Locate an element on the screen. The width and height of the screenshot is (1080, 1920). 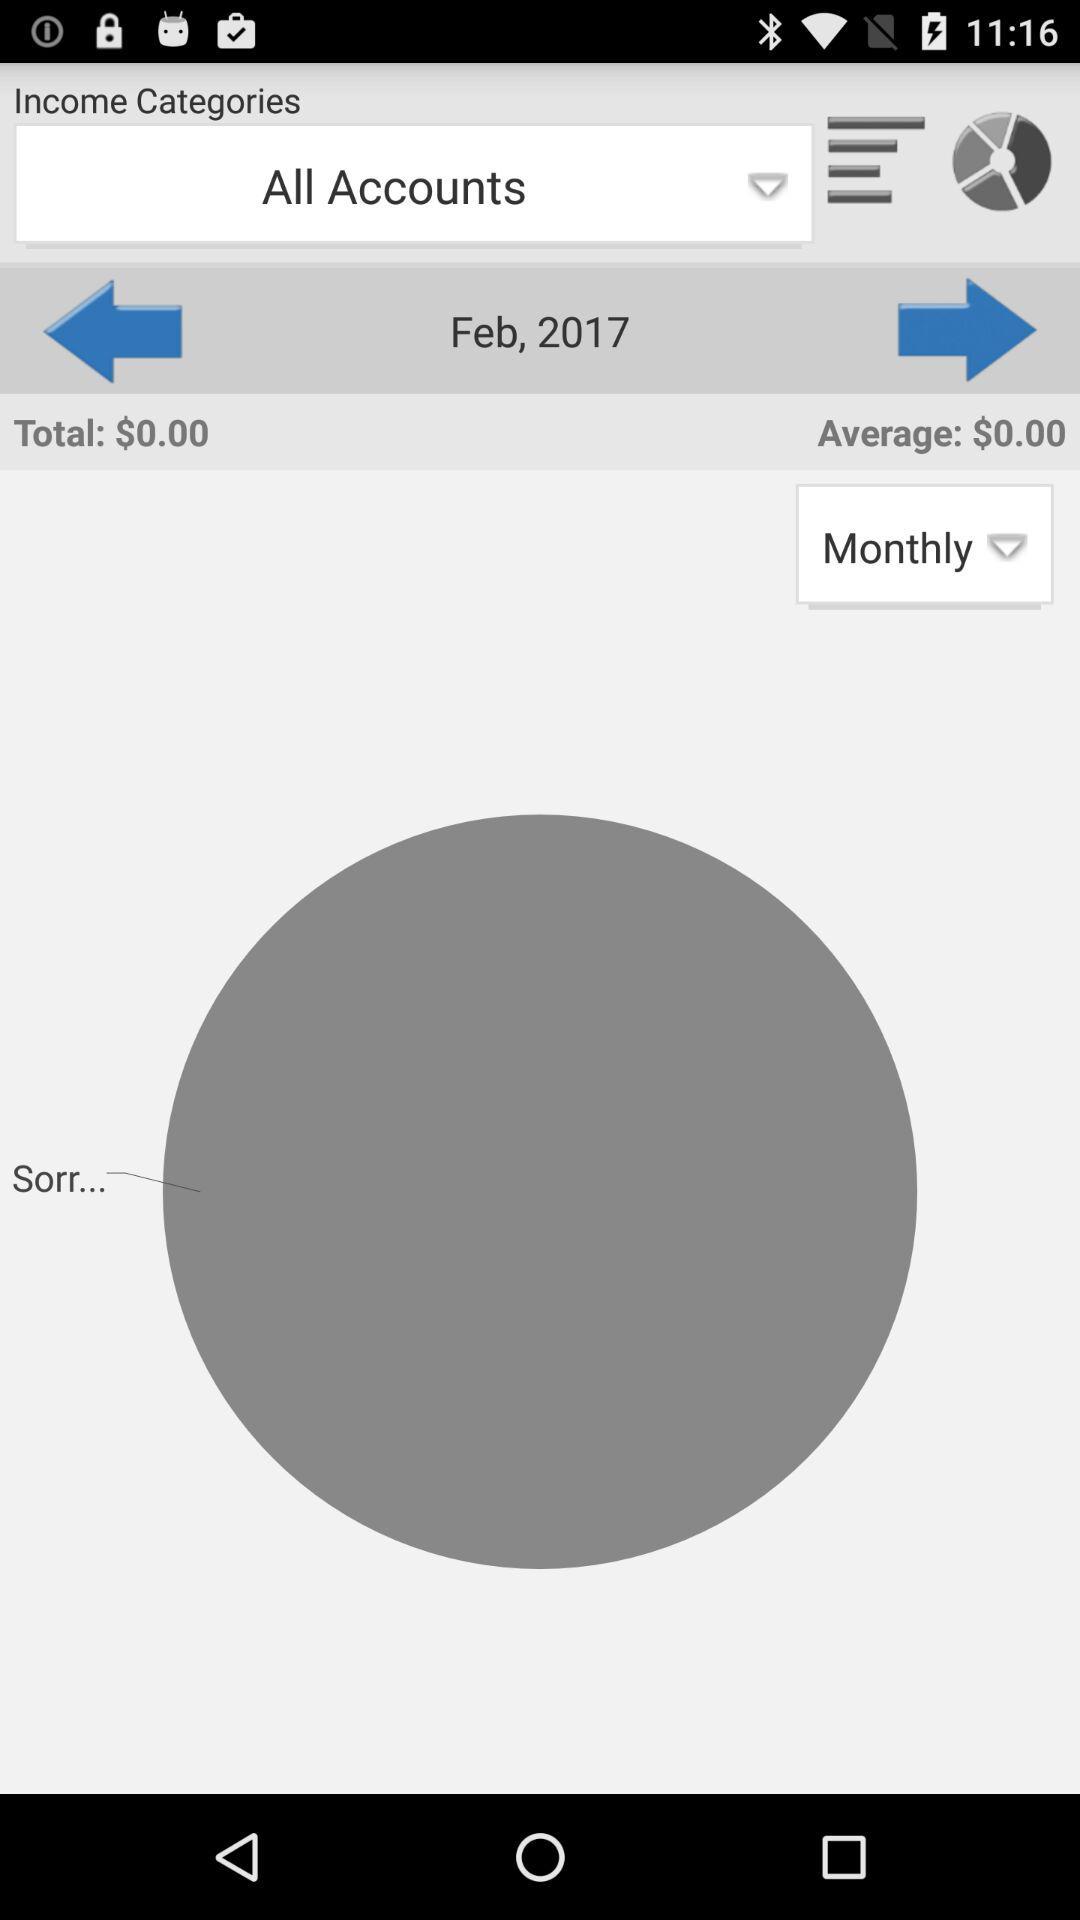
homepage is located at coordinates (876, 162).